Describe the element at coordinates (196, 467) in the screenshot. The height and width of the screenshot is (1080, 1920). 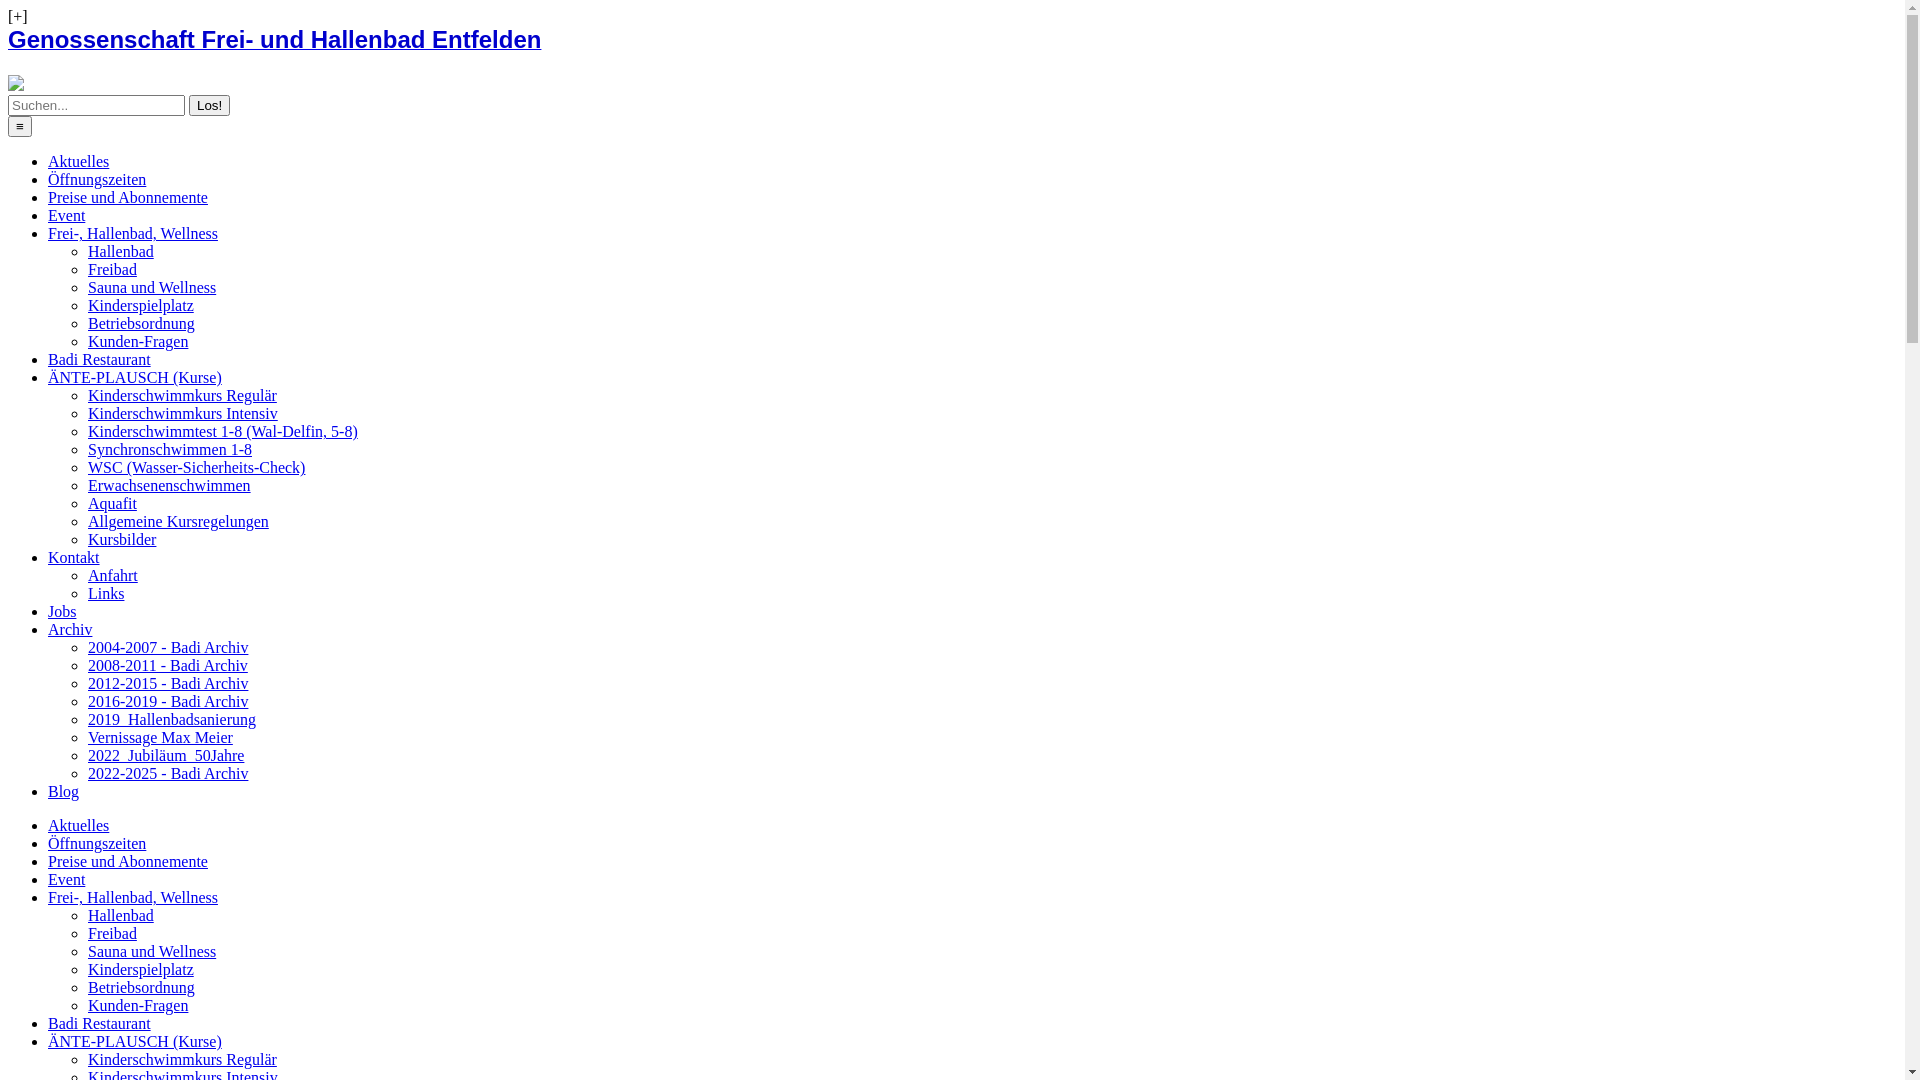
I see `'WSC (Wasser-Sicherheits-Check)'` at that location.